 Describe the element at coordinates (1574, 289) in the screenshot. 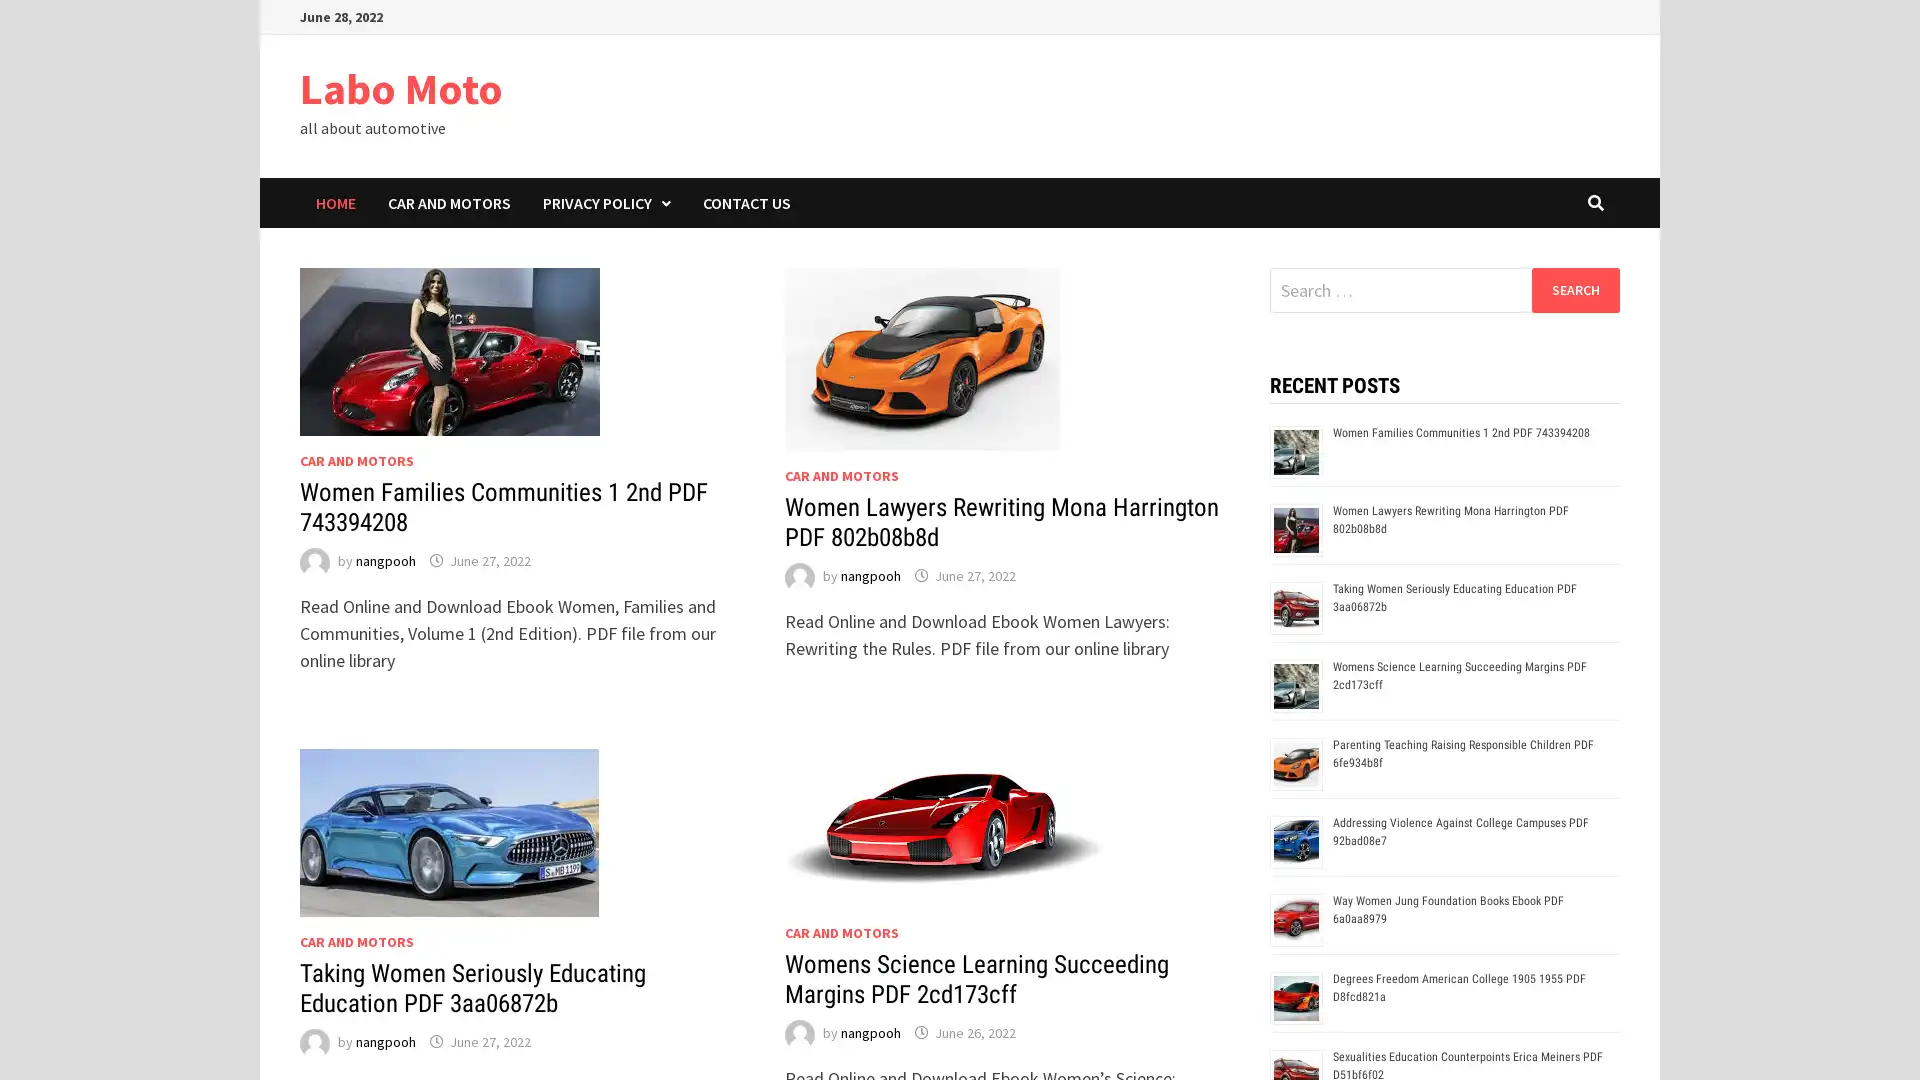

I see `Search` at that location.